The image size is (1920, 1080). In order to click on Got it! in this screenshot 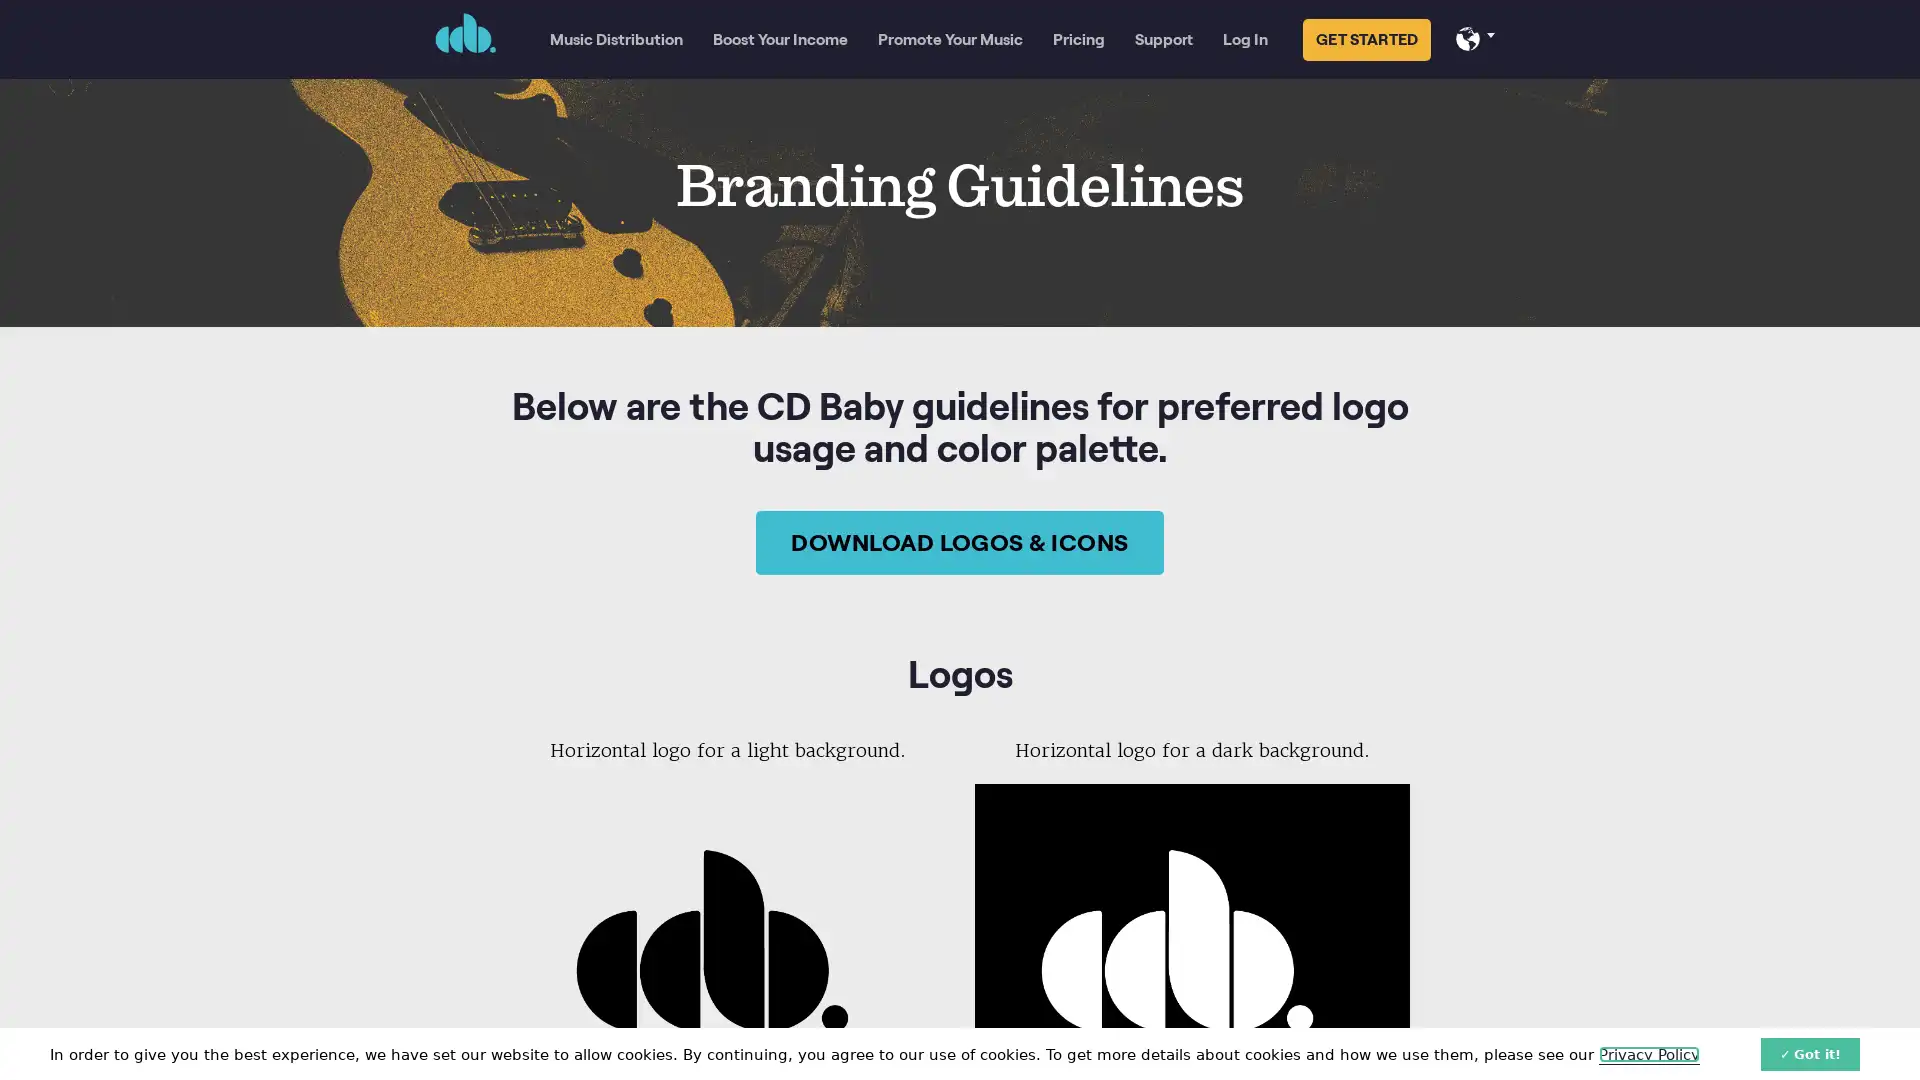, I will do `click(1810, 1052)`.